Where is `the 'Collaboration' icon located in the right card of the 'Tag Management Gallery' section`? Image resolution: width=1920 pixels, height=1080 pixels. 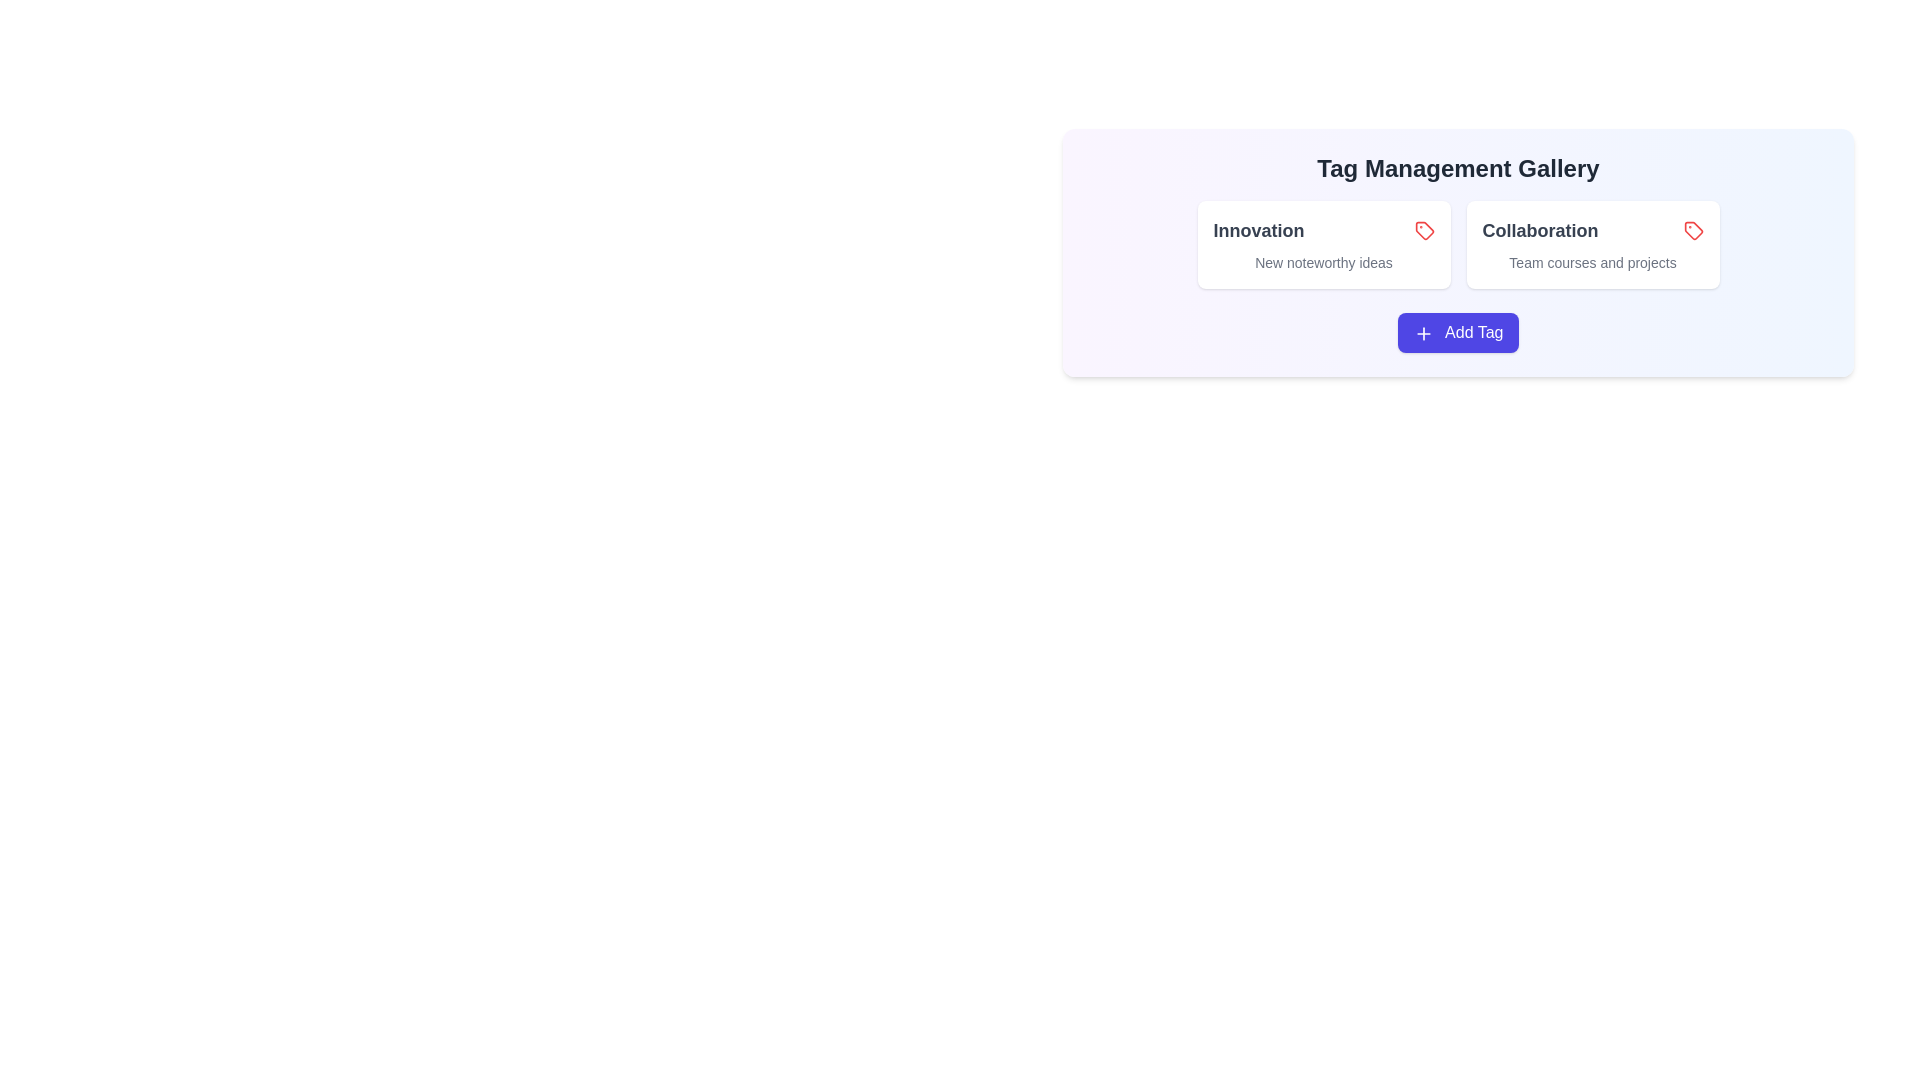 the 'Collaboration' icon located in the right card of the 'Tag Management Gallery' section is located at coordinates (1692, 230).